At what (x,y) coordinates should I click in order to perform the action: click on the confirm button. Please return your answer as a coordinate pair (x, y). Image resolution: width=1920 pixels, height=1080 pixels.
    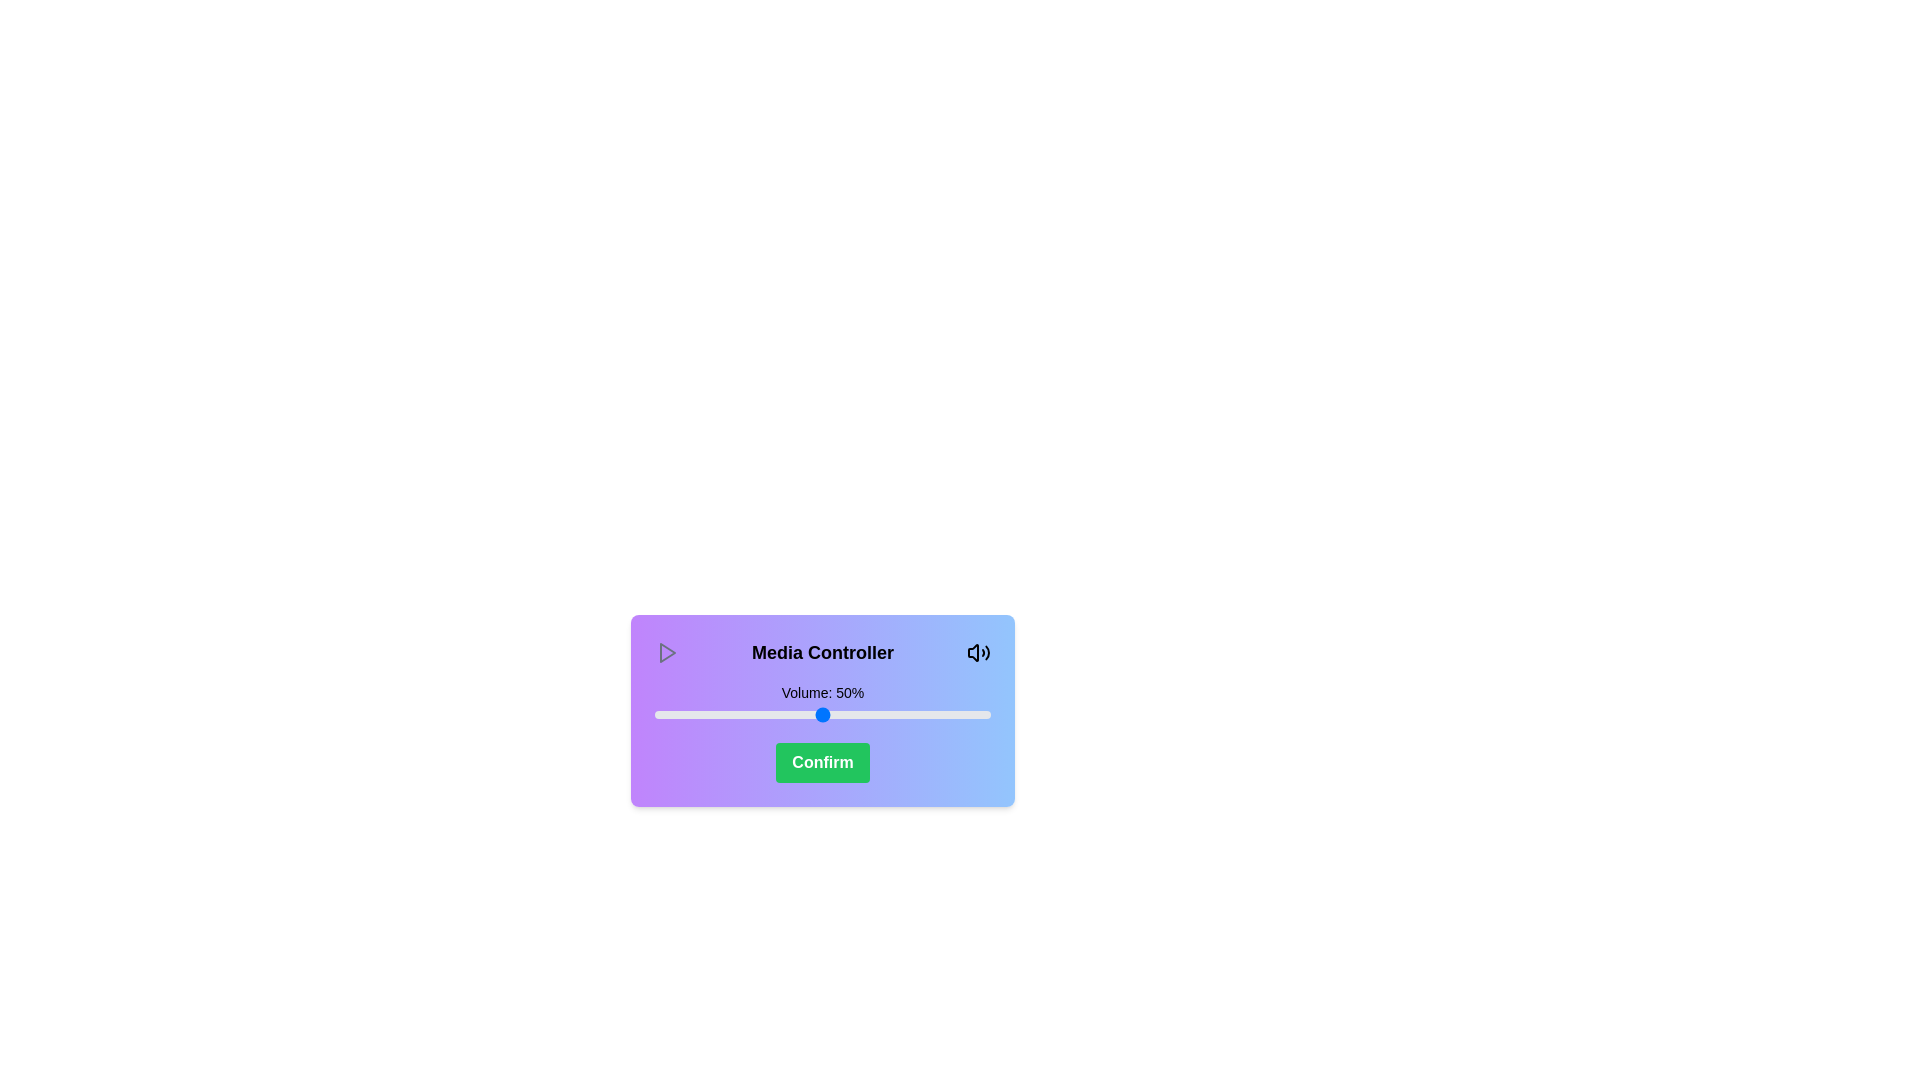
    Looking at the image, I should click on (822, 763).